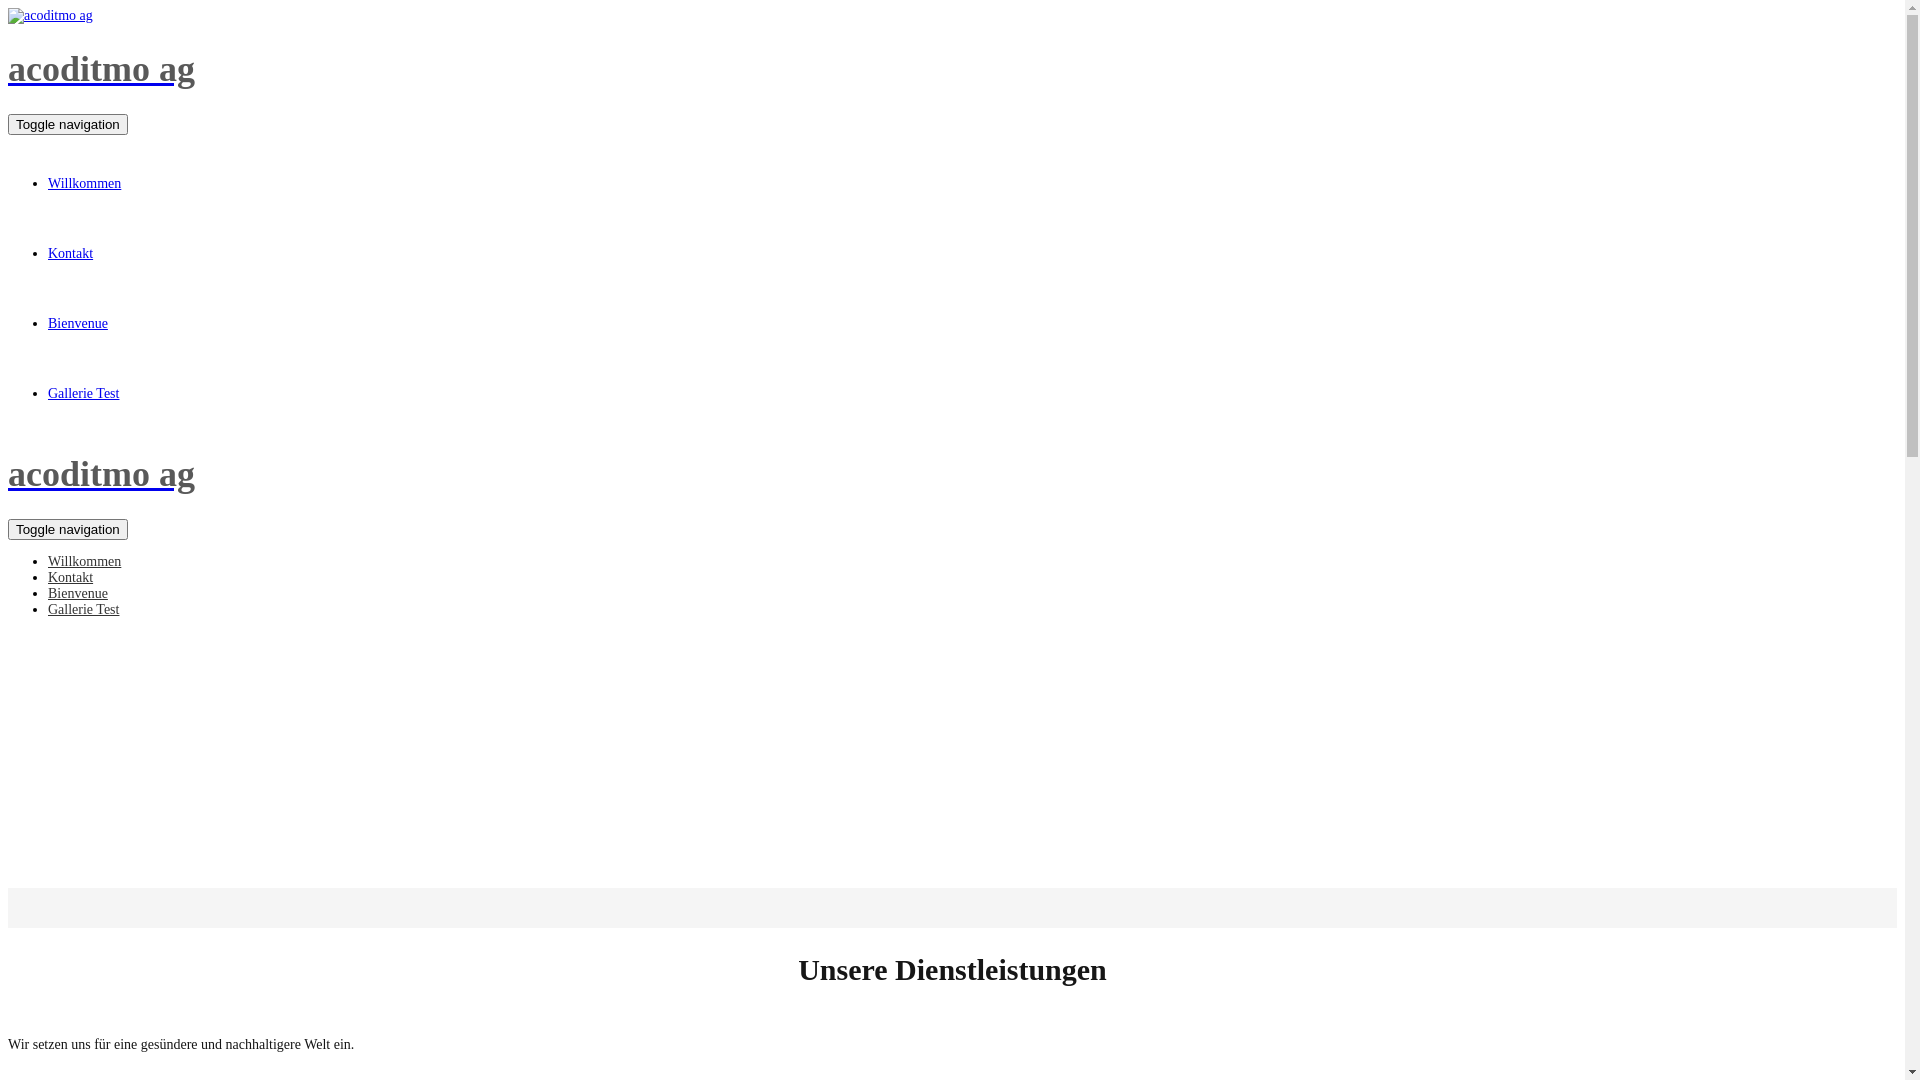  I want to click on 'Toggle navigation', so click(67, 124).